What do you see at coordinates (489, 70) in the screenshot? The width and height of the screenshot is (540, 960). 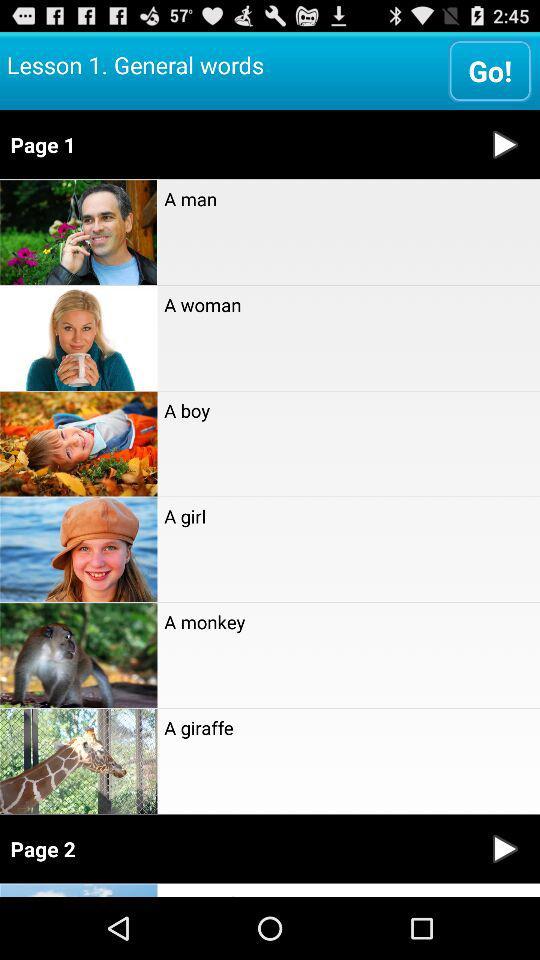 I see `icon next to the lesson 1 general icon` at bounding box center [489, 70].